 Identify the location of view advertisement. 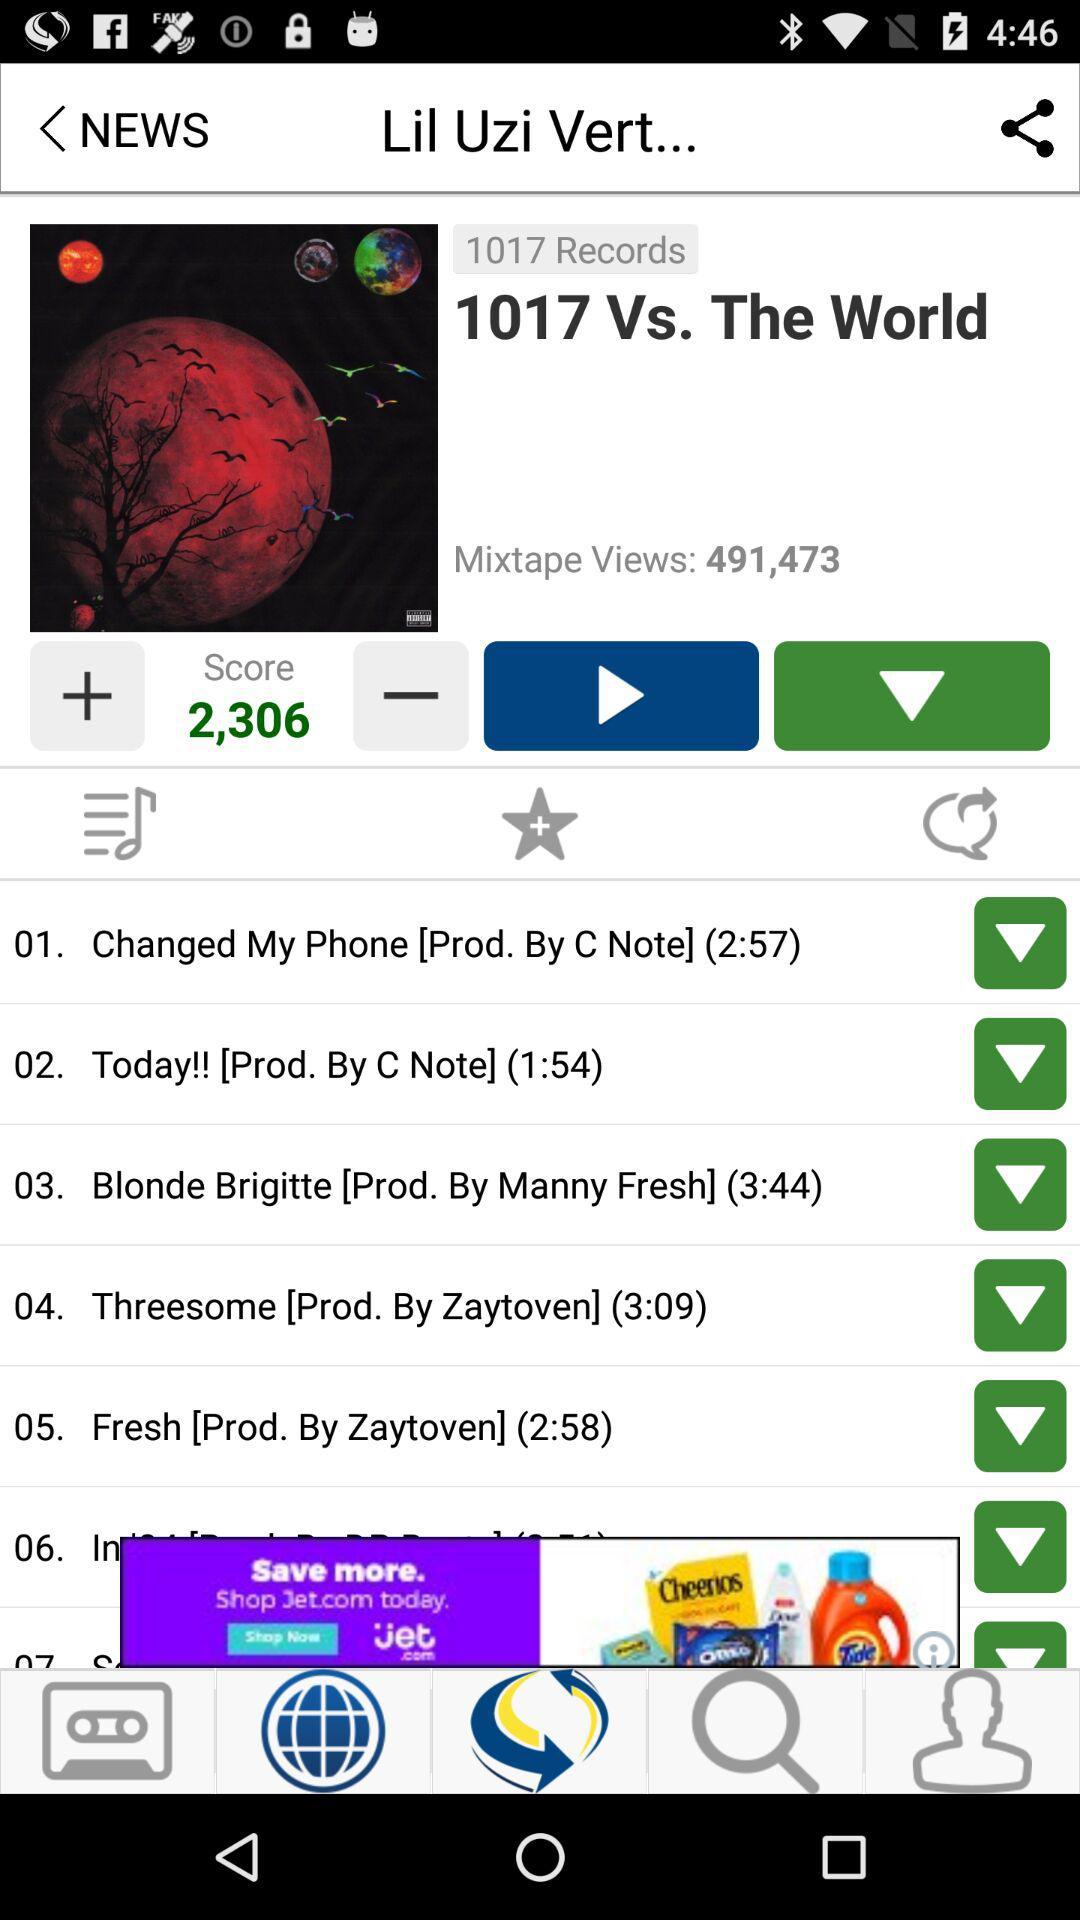
(540, 1602).